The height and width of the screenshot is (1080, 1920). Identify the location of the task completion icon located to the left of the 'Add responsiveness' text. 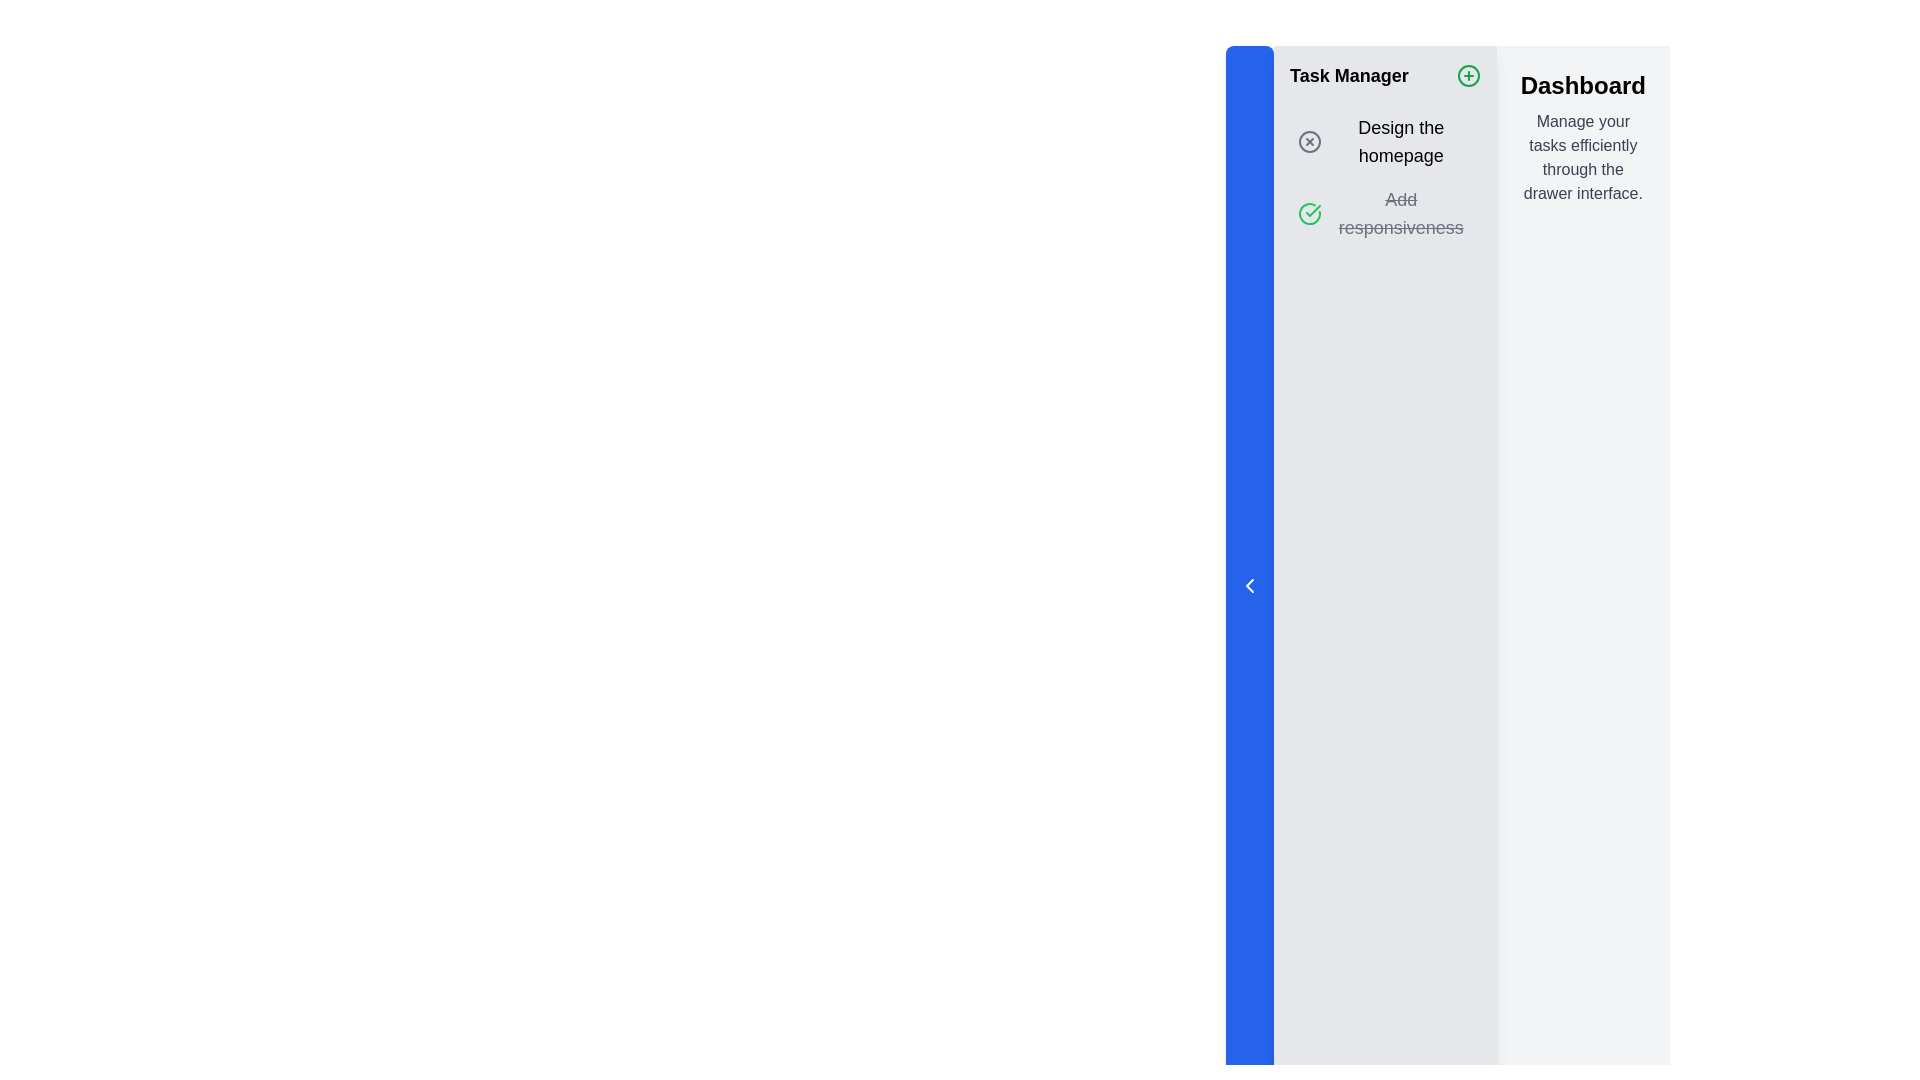
(1310, 213).